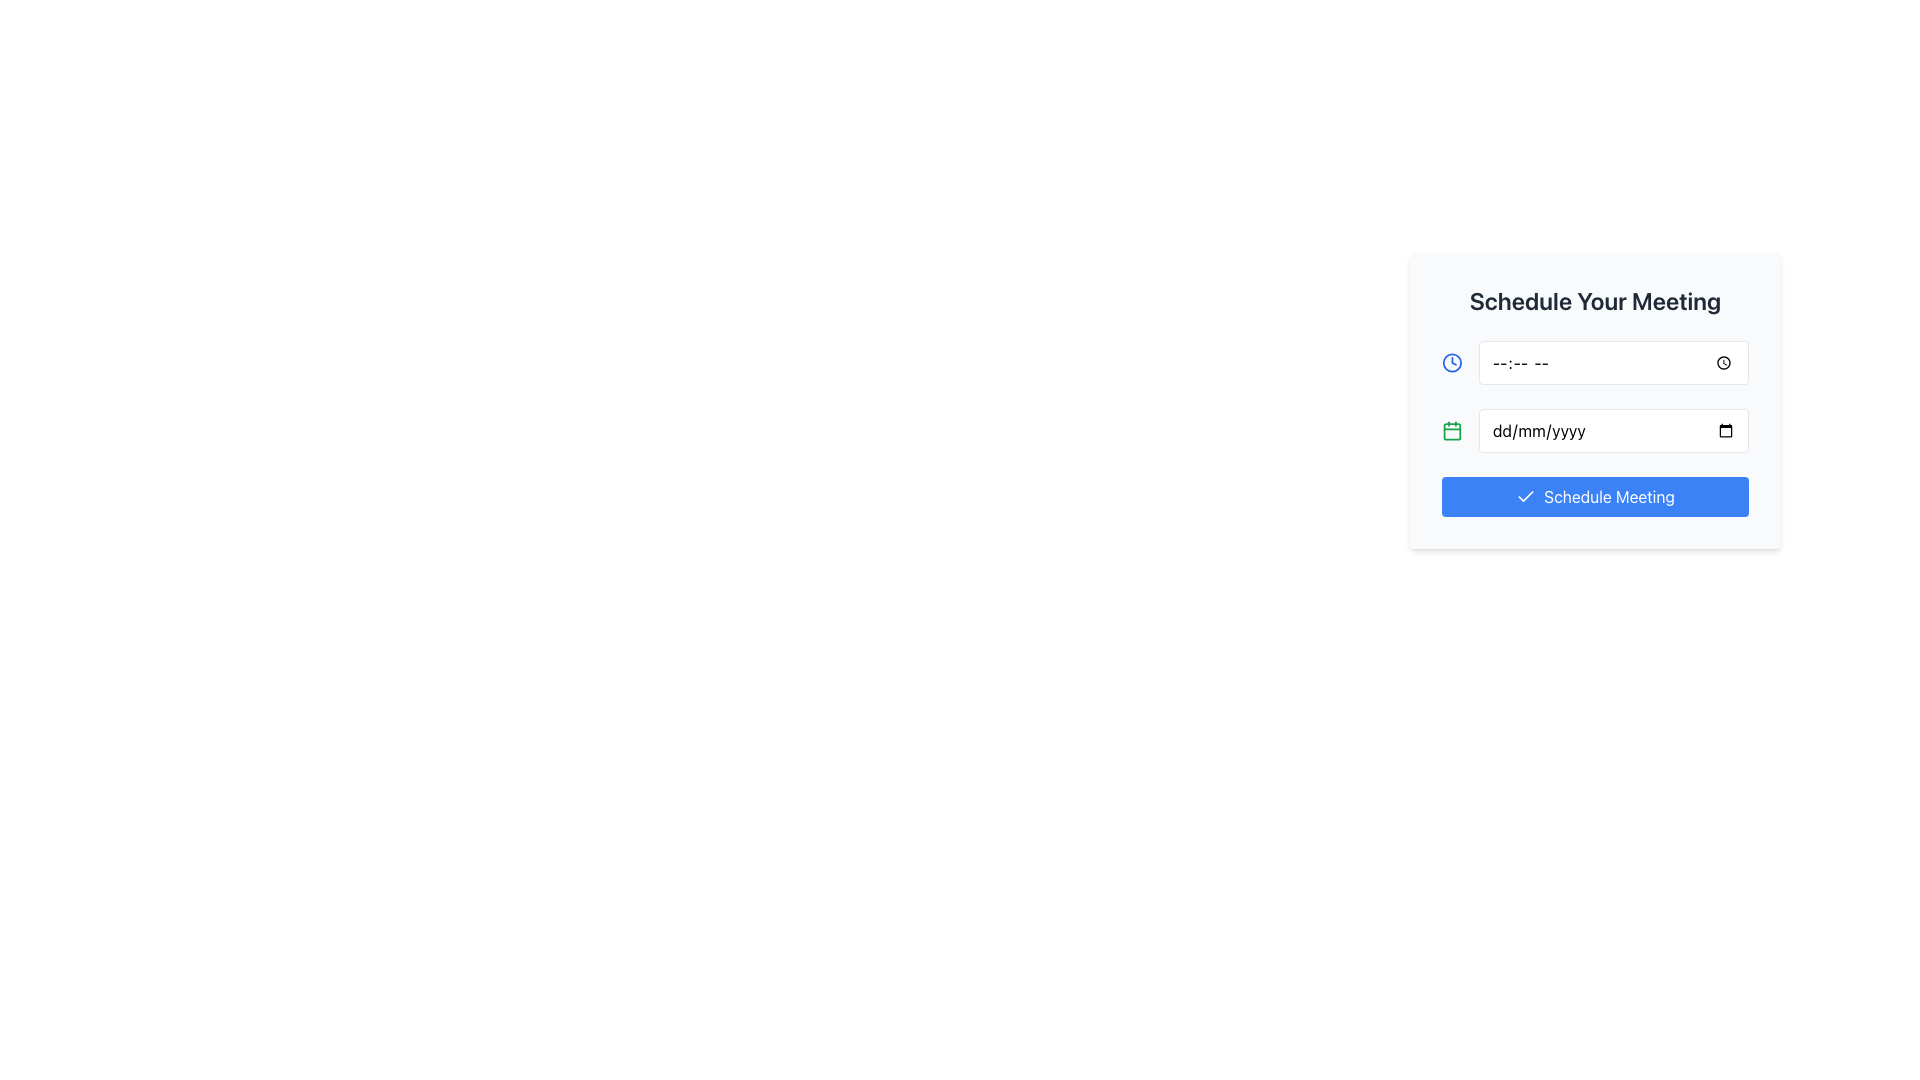 The image size is (1920, 1080). What do you see at coordinates (1452, 430) in the screenshot?
I see `the decorative rectangle with a green border that is part of the calendar icon, located near the beginning of the date input field in the meeting scheduling interface` at bounding box center [1452, 430].